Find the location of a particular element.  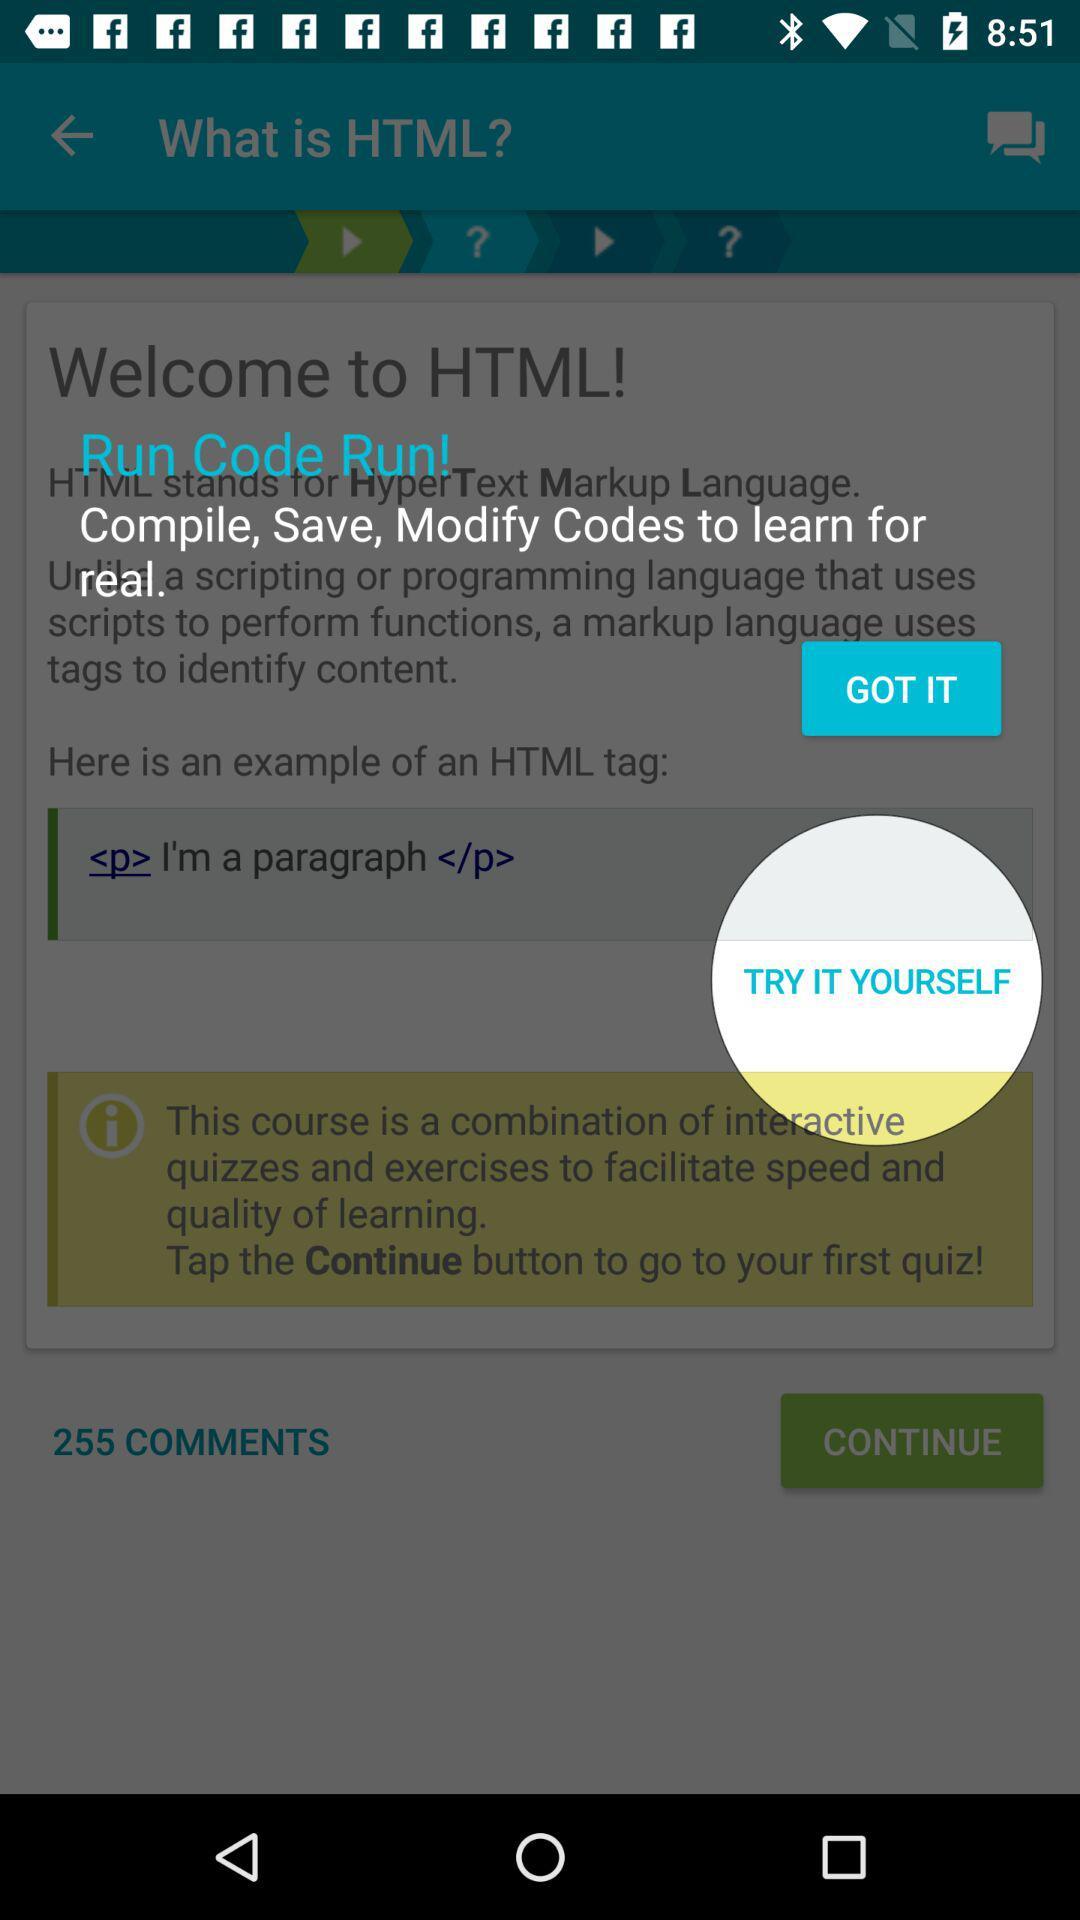

the play icon is located at coordinates (601, 240).